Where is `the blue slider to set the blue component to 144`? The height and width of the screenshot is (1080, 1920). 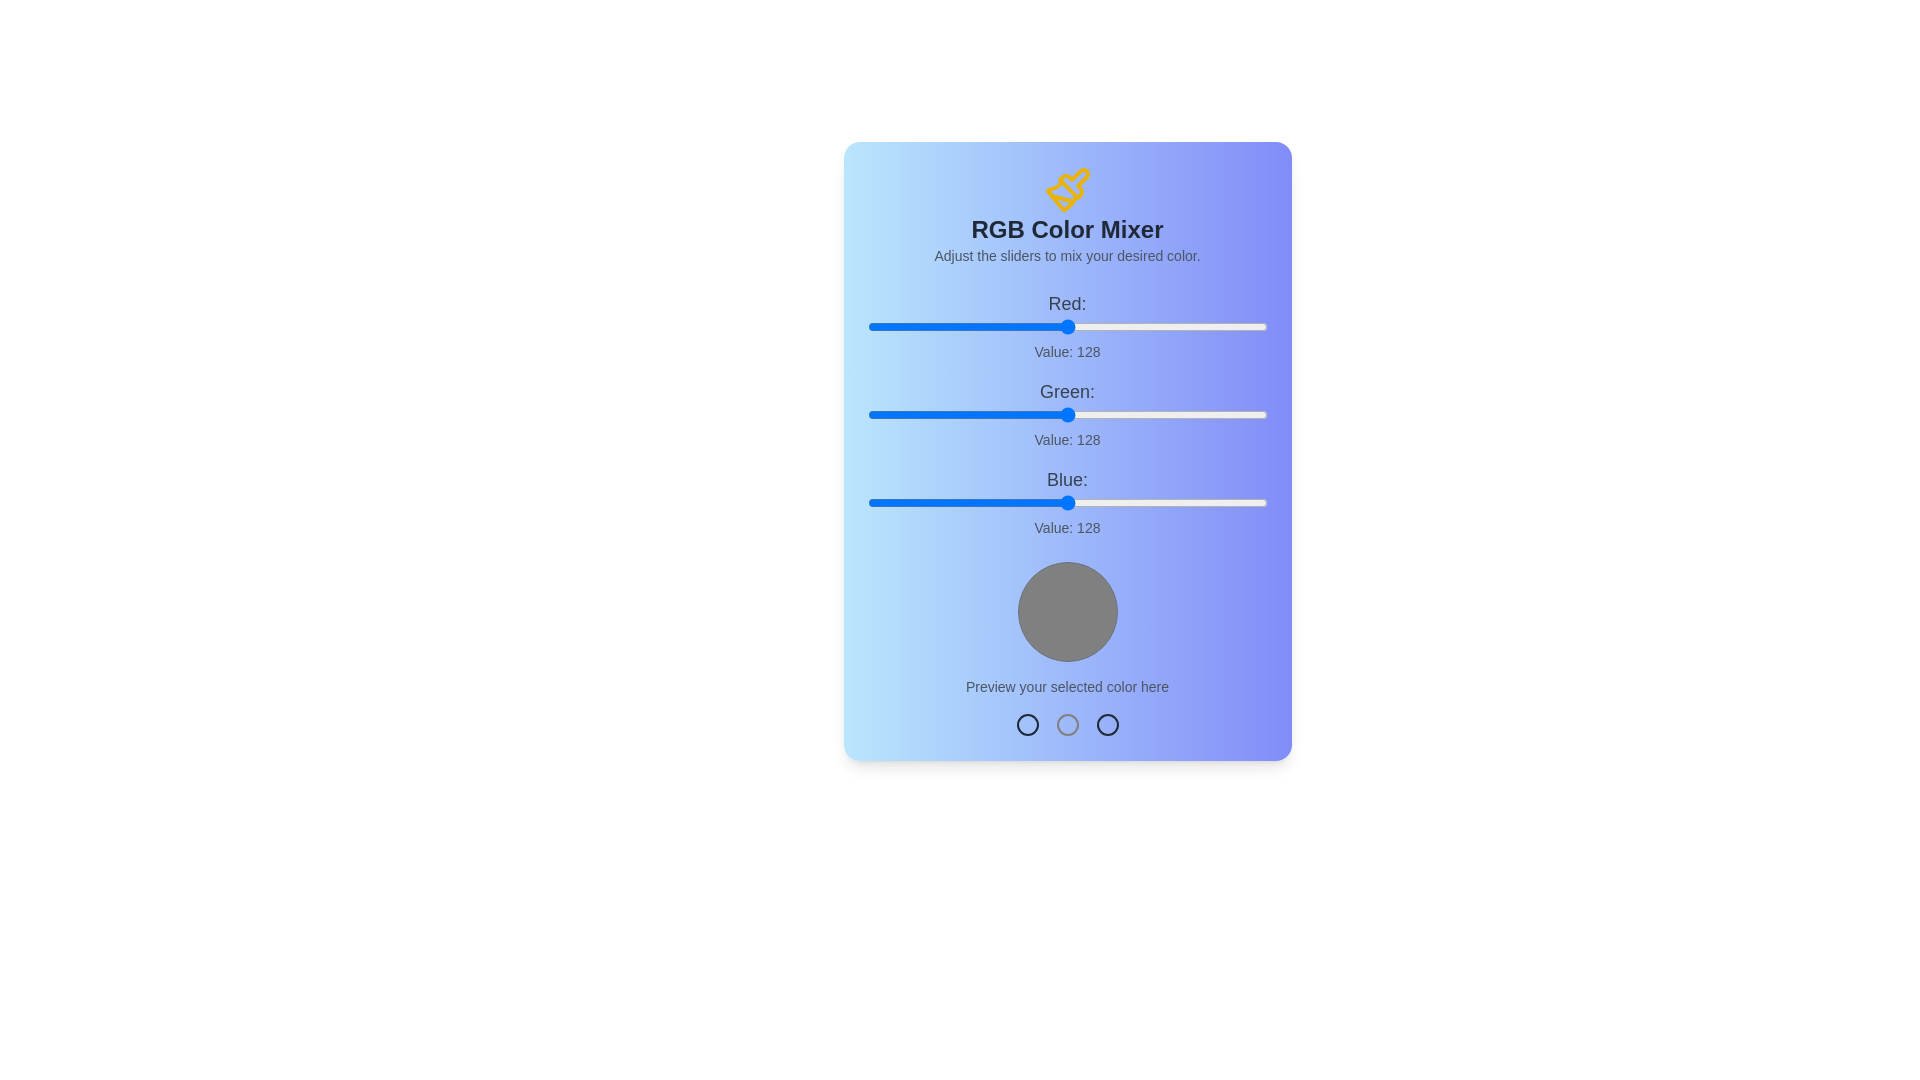
the blue slider to set the blue component to 144 is located at coordinates (1092, 501).